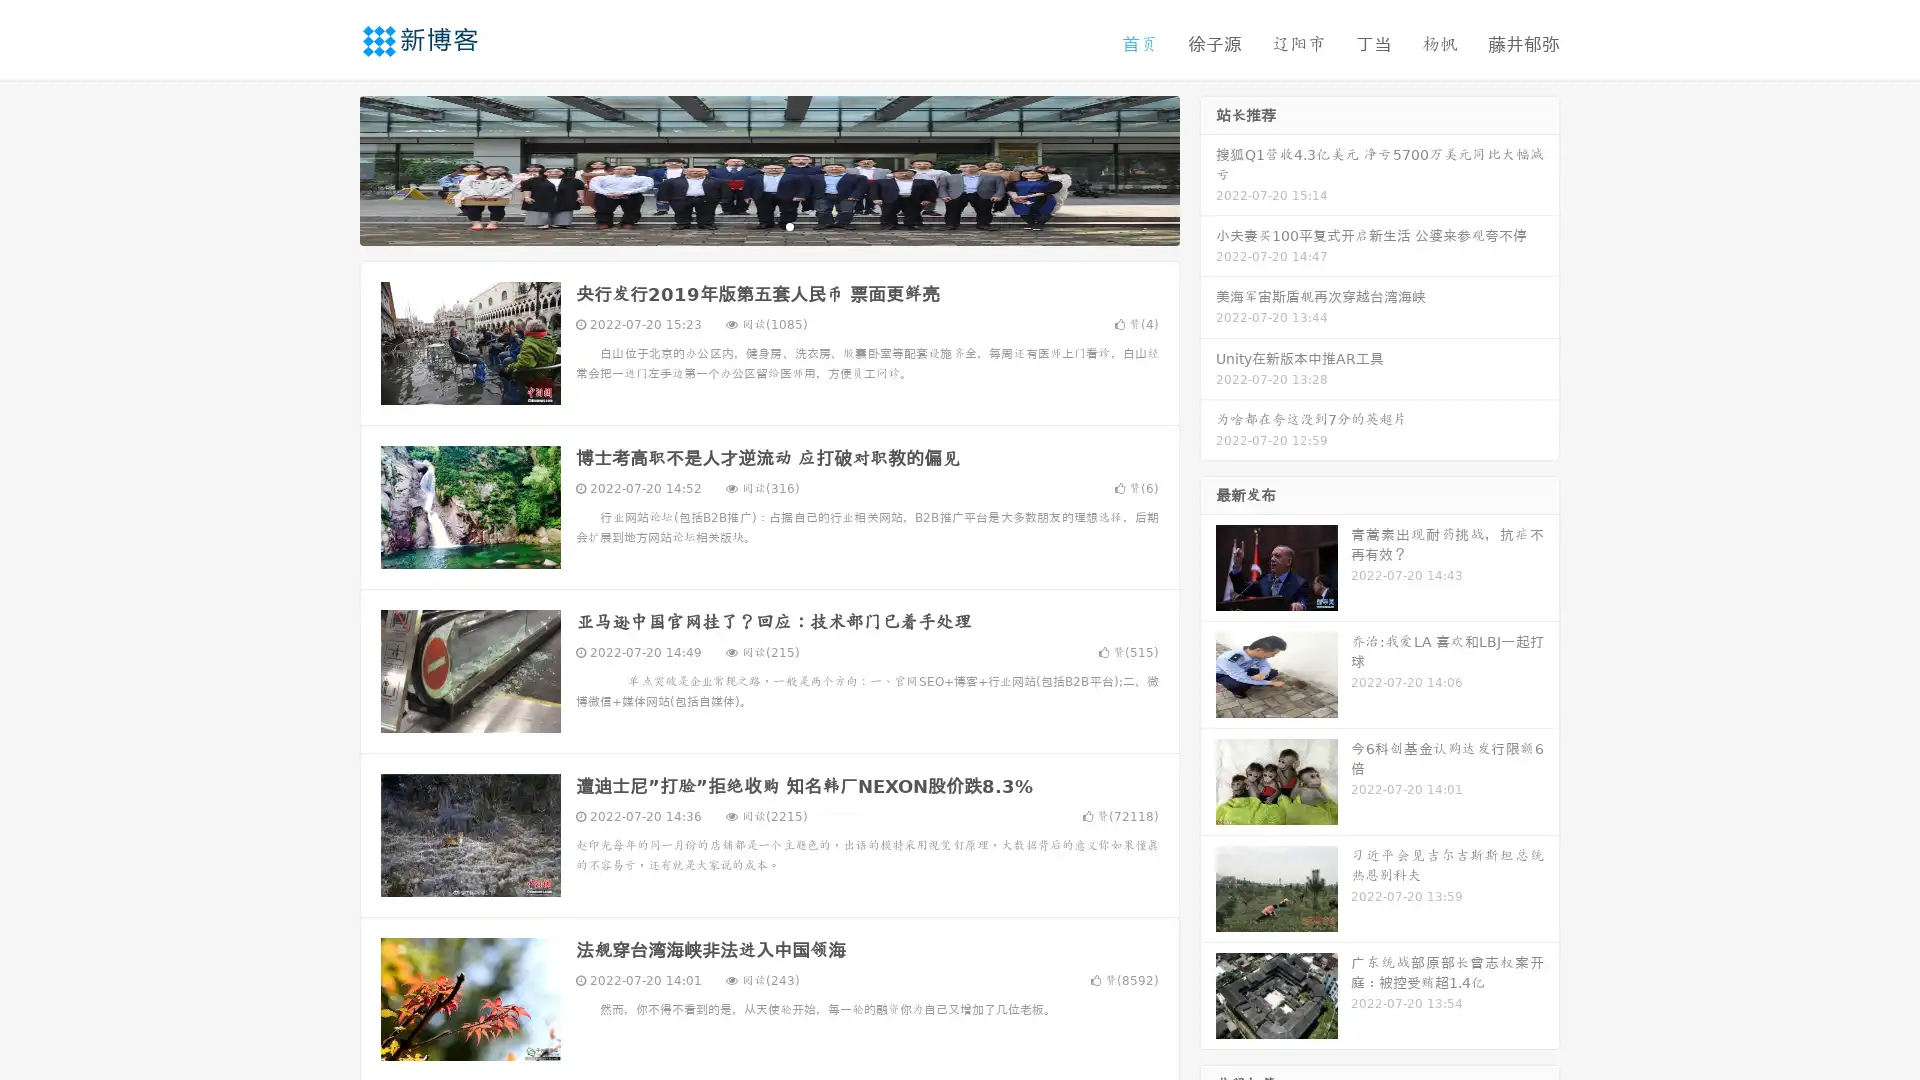 The width and height of the screenshot is (1920, 1080). I want to click on Previous slide, so click(330, 168).